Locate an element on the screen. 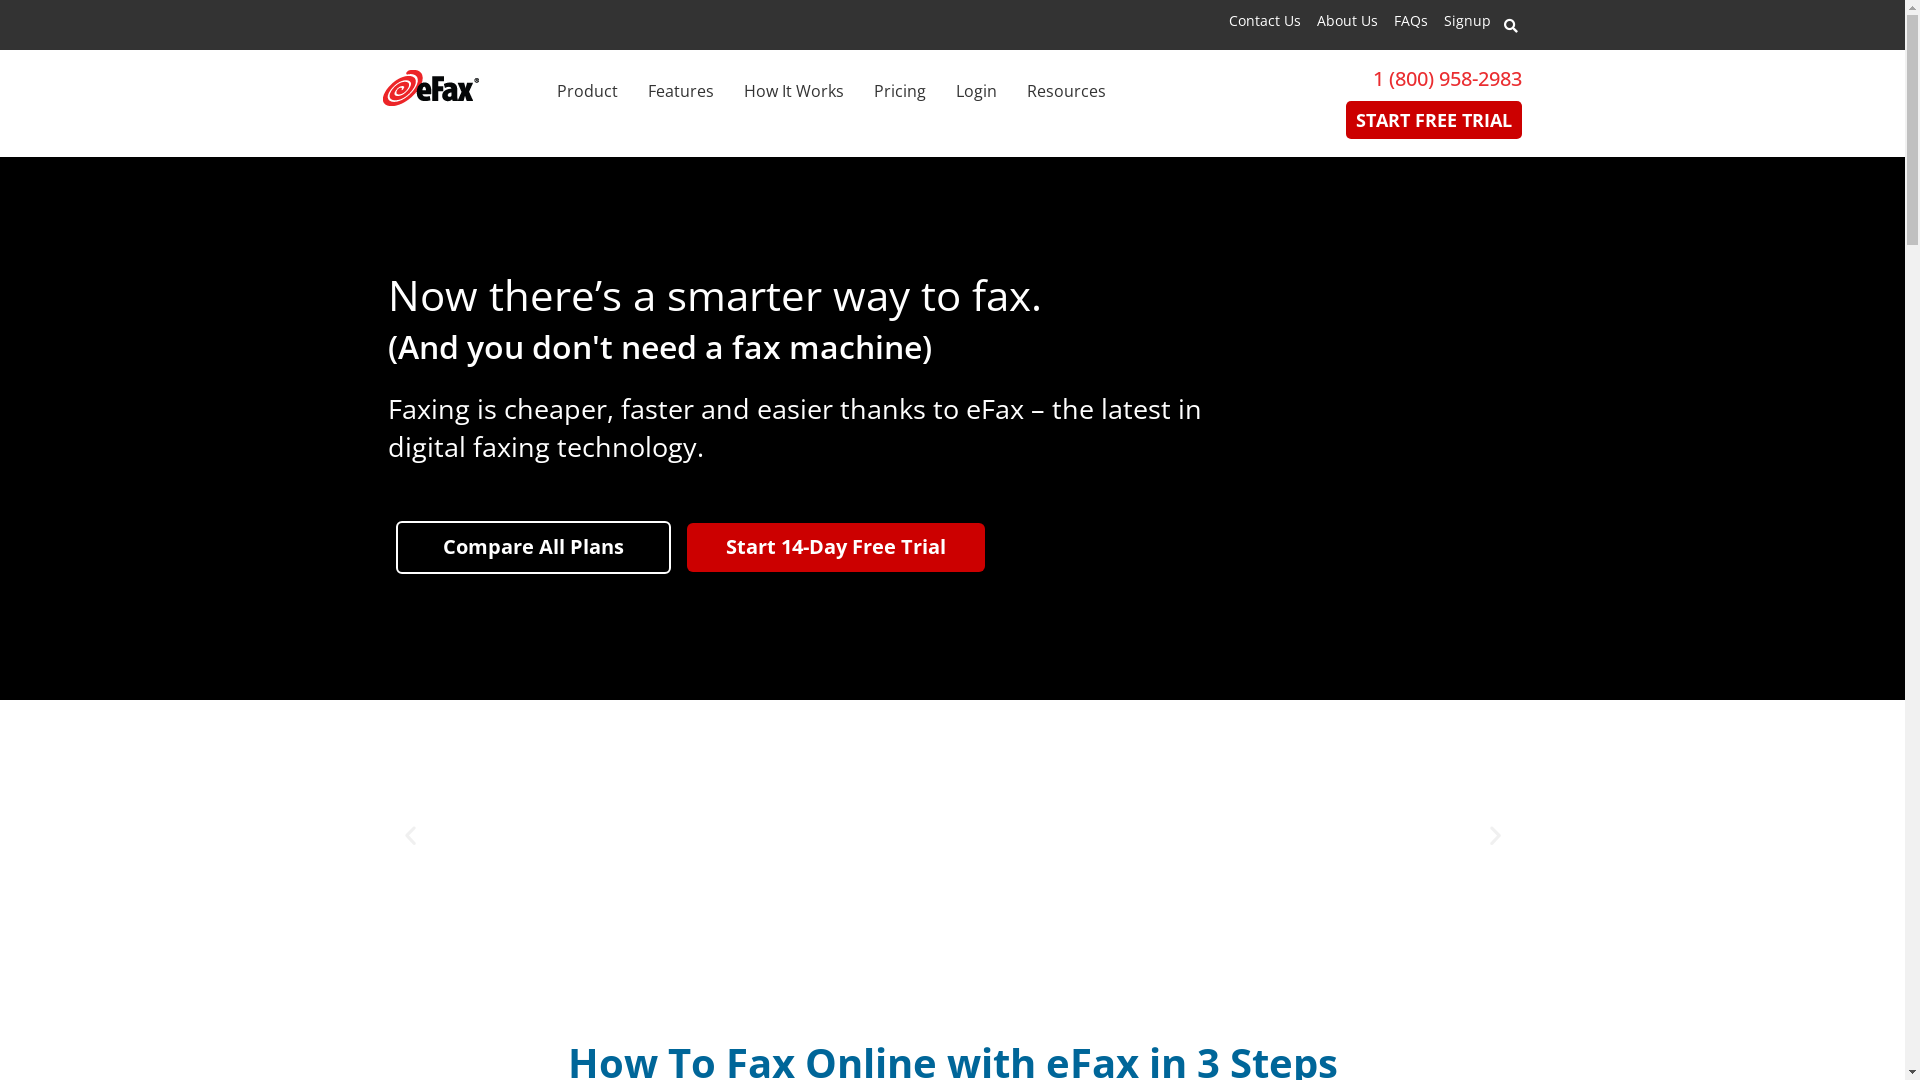  'Login' is located at coordinates (944, 92).